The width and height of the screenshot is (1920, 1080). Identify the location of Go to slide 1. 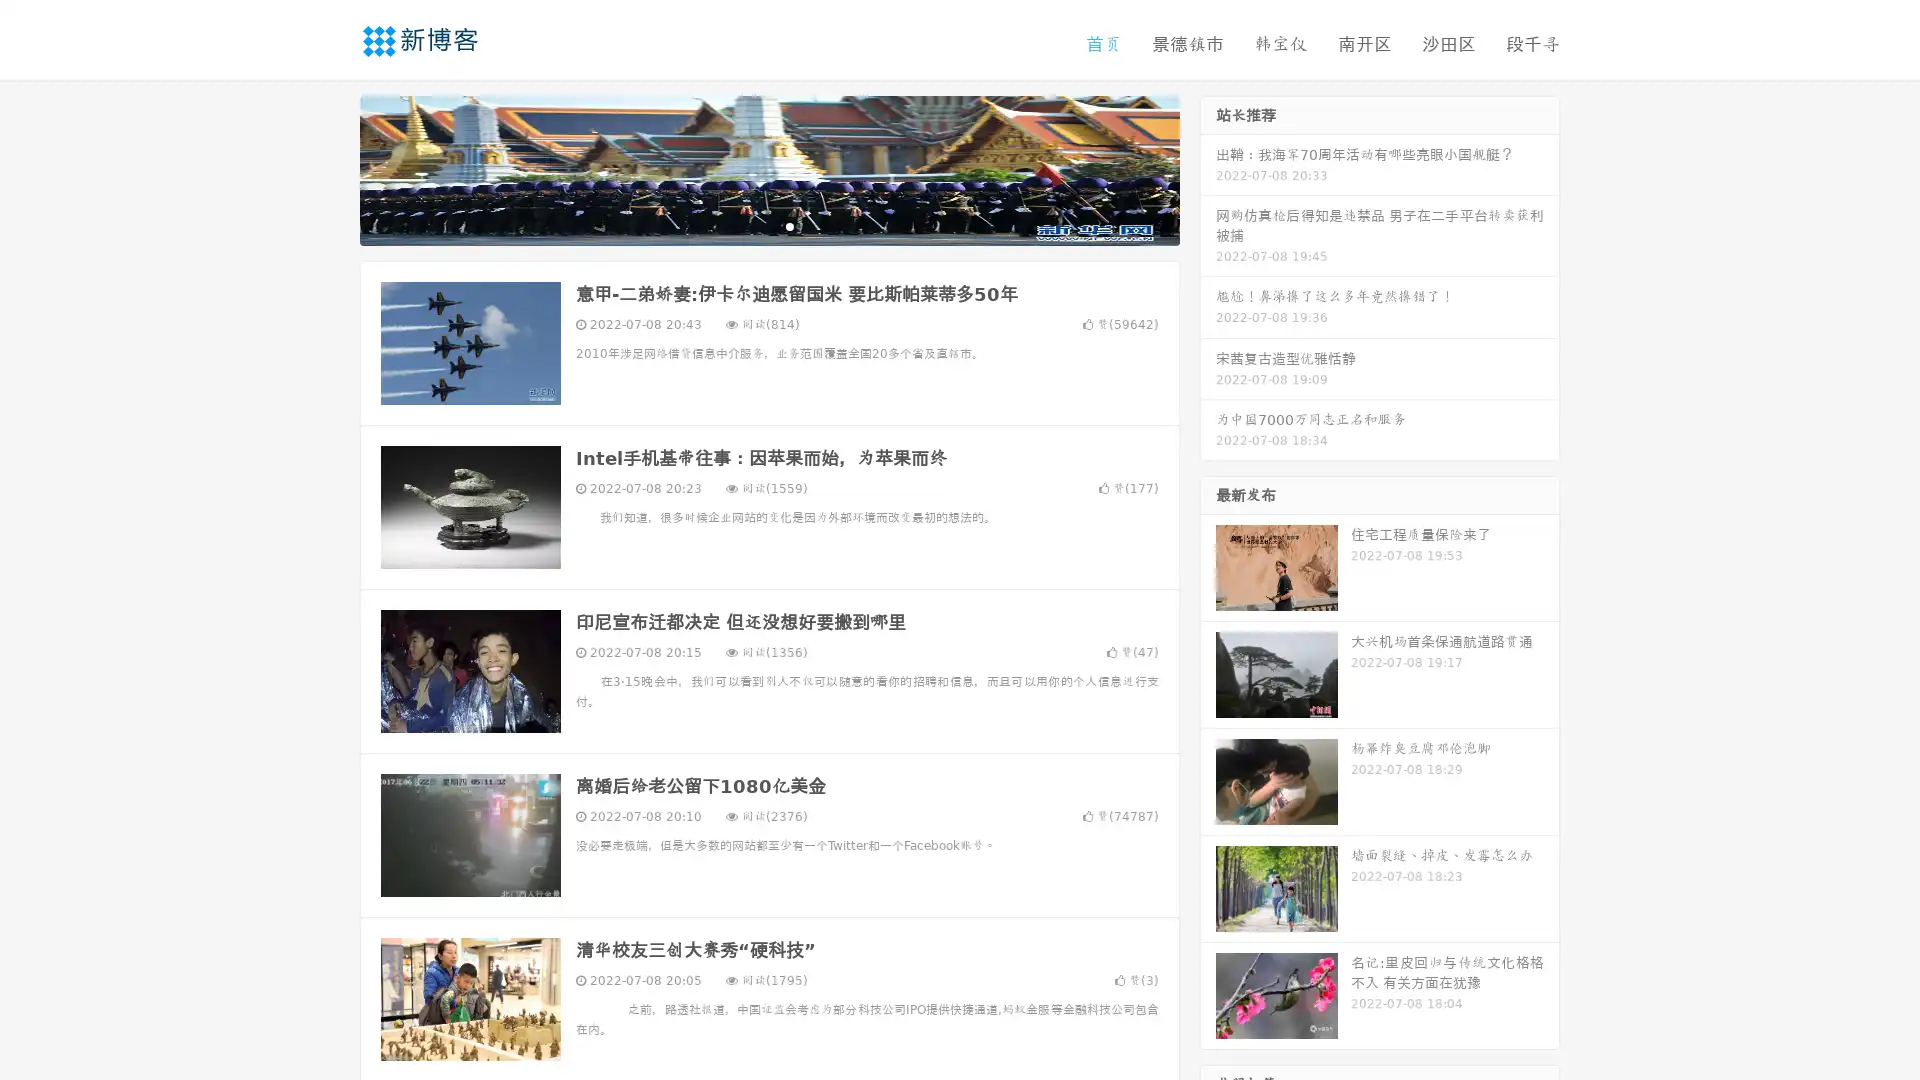
(748, 225).